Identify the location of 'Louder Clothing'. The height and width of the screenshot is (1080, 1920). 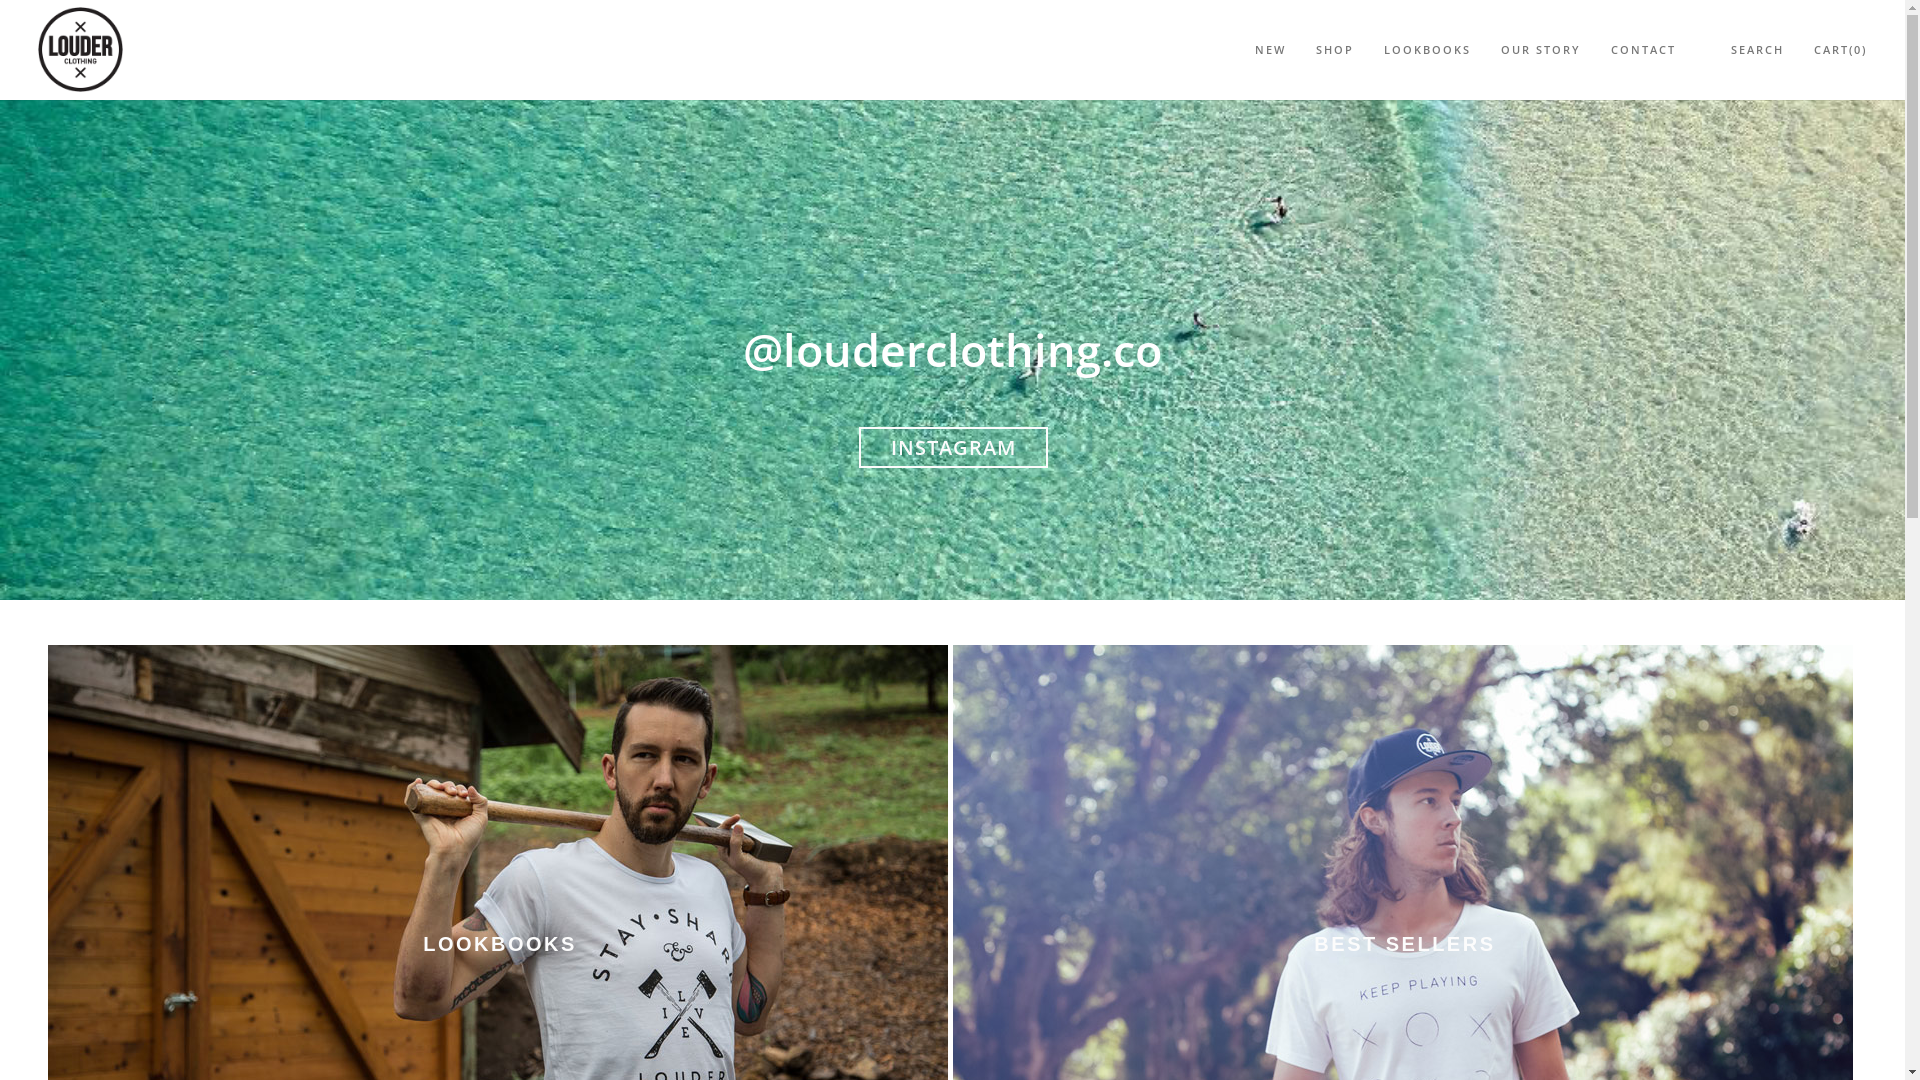
(80, 45).